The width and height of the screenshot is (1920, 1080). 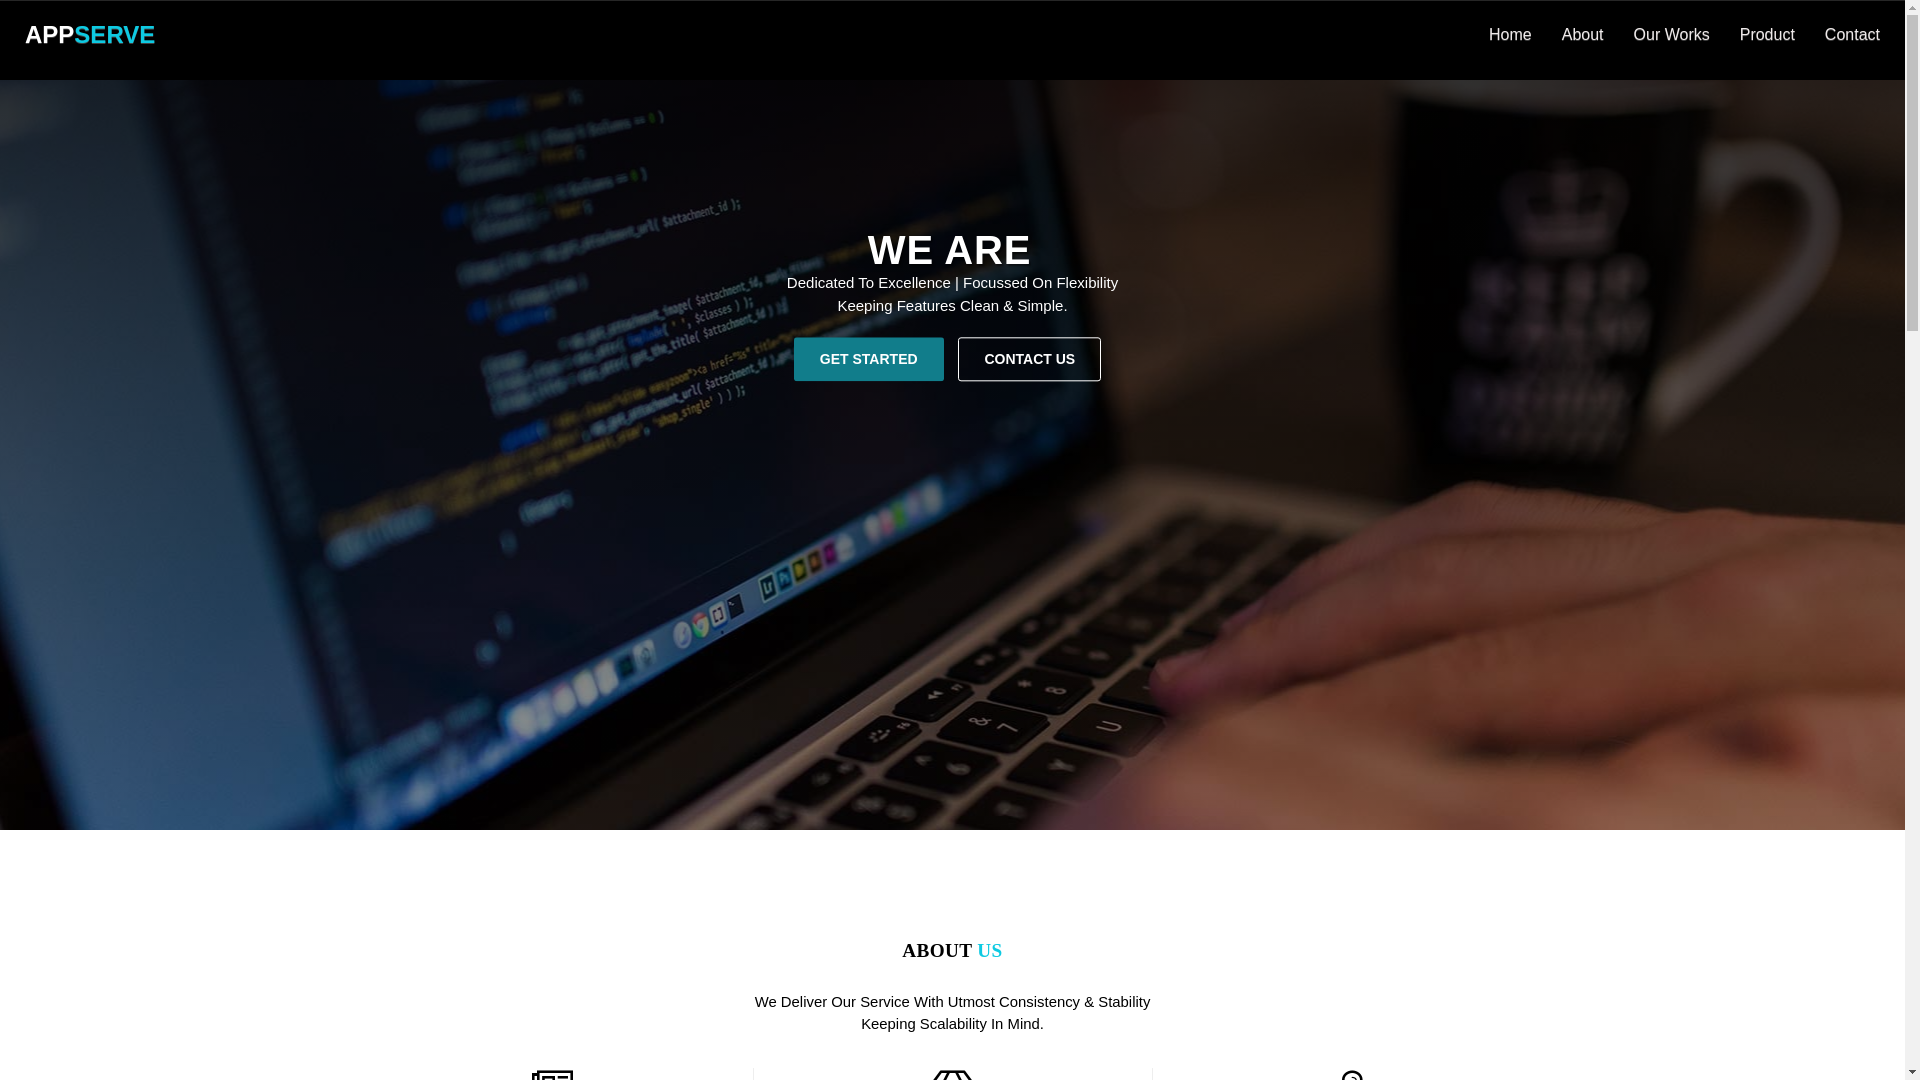 I want to click on 'Contact', so click(x=1851, y=34).